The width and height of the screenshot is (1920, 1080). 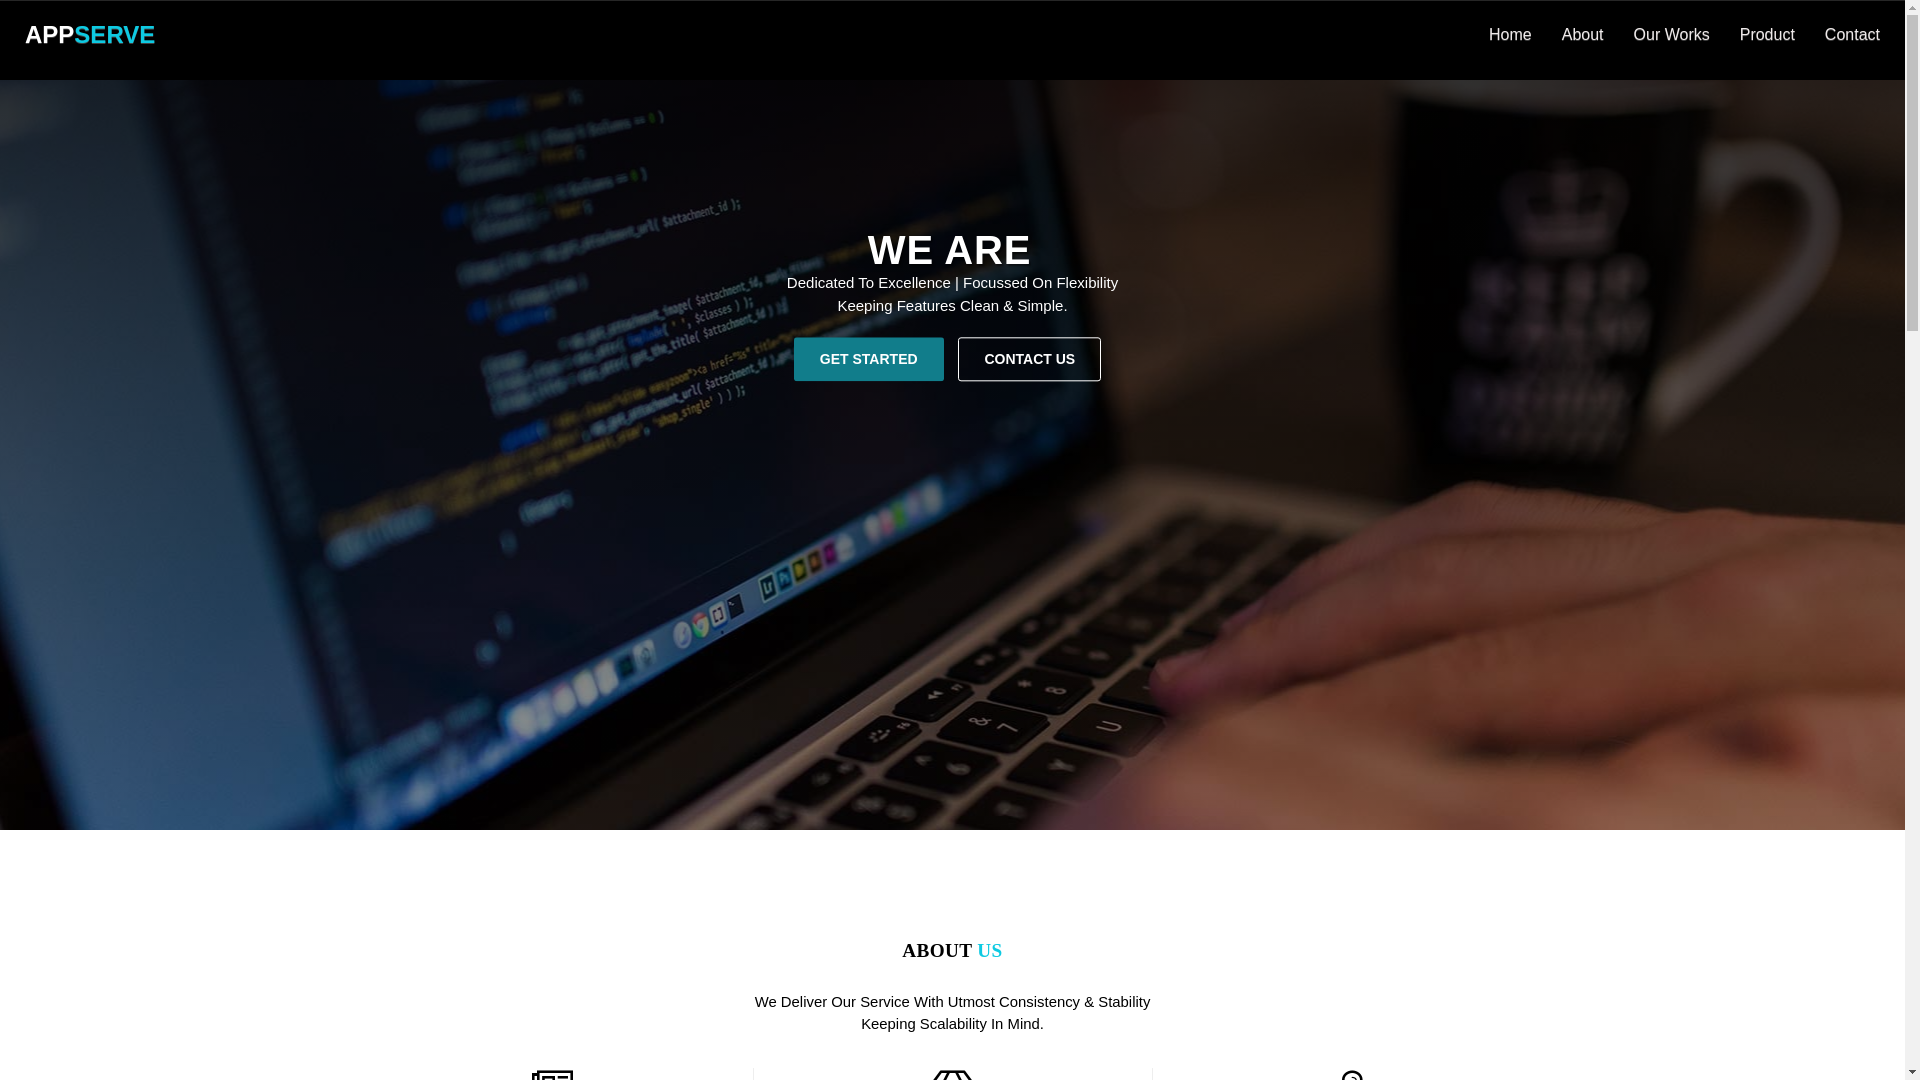 I want to click on 'Contact', so click(x=1851, y=34).